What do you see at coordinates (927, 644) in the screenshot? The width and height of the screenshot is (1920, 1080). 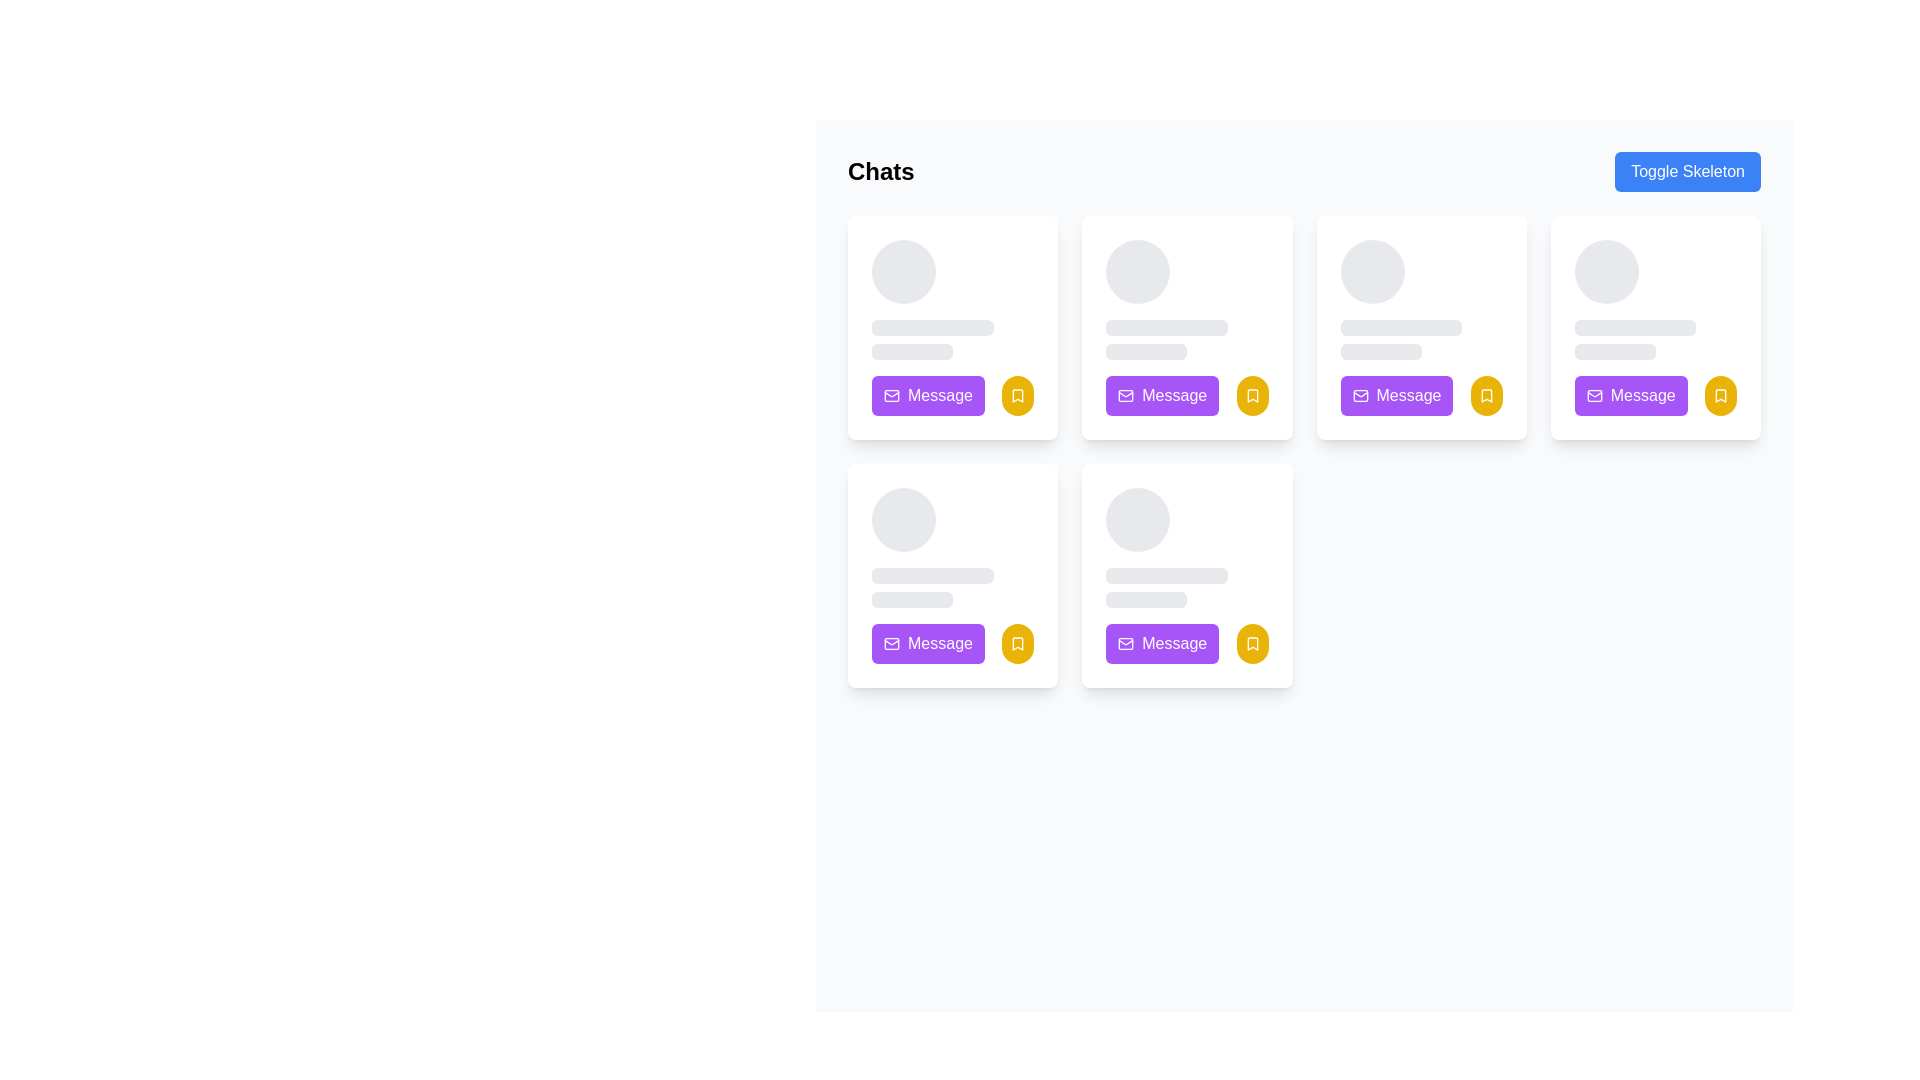 I see `the clickable button used to initiate a messaging action by navigating to it with the keyboard` at bounding box center [927, 644].